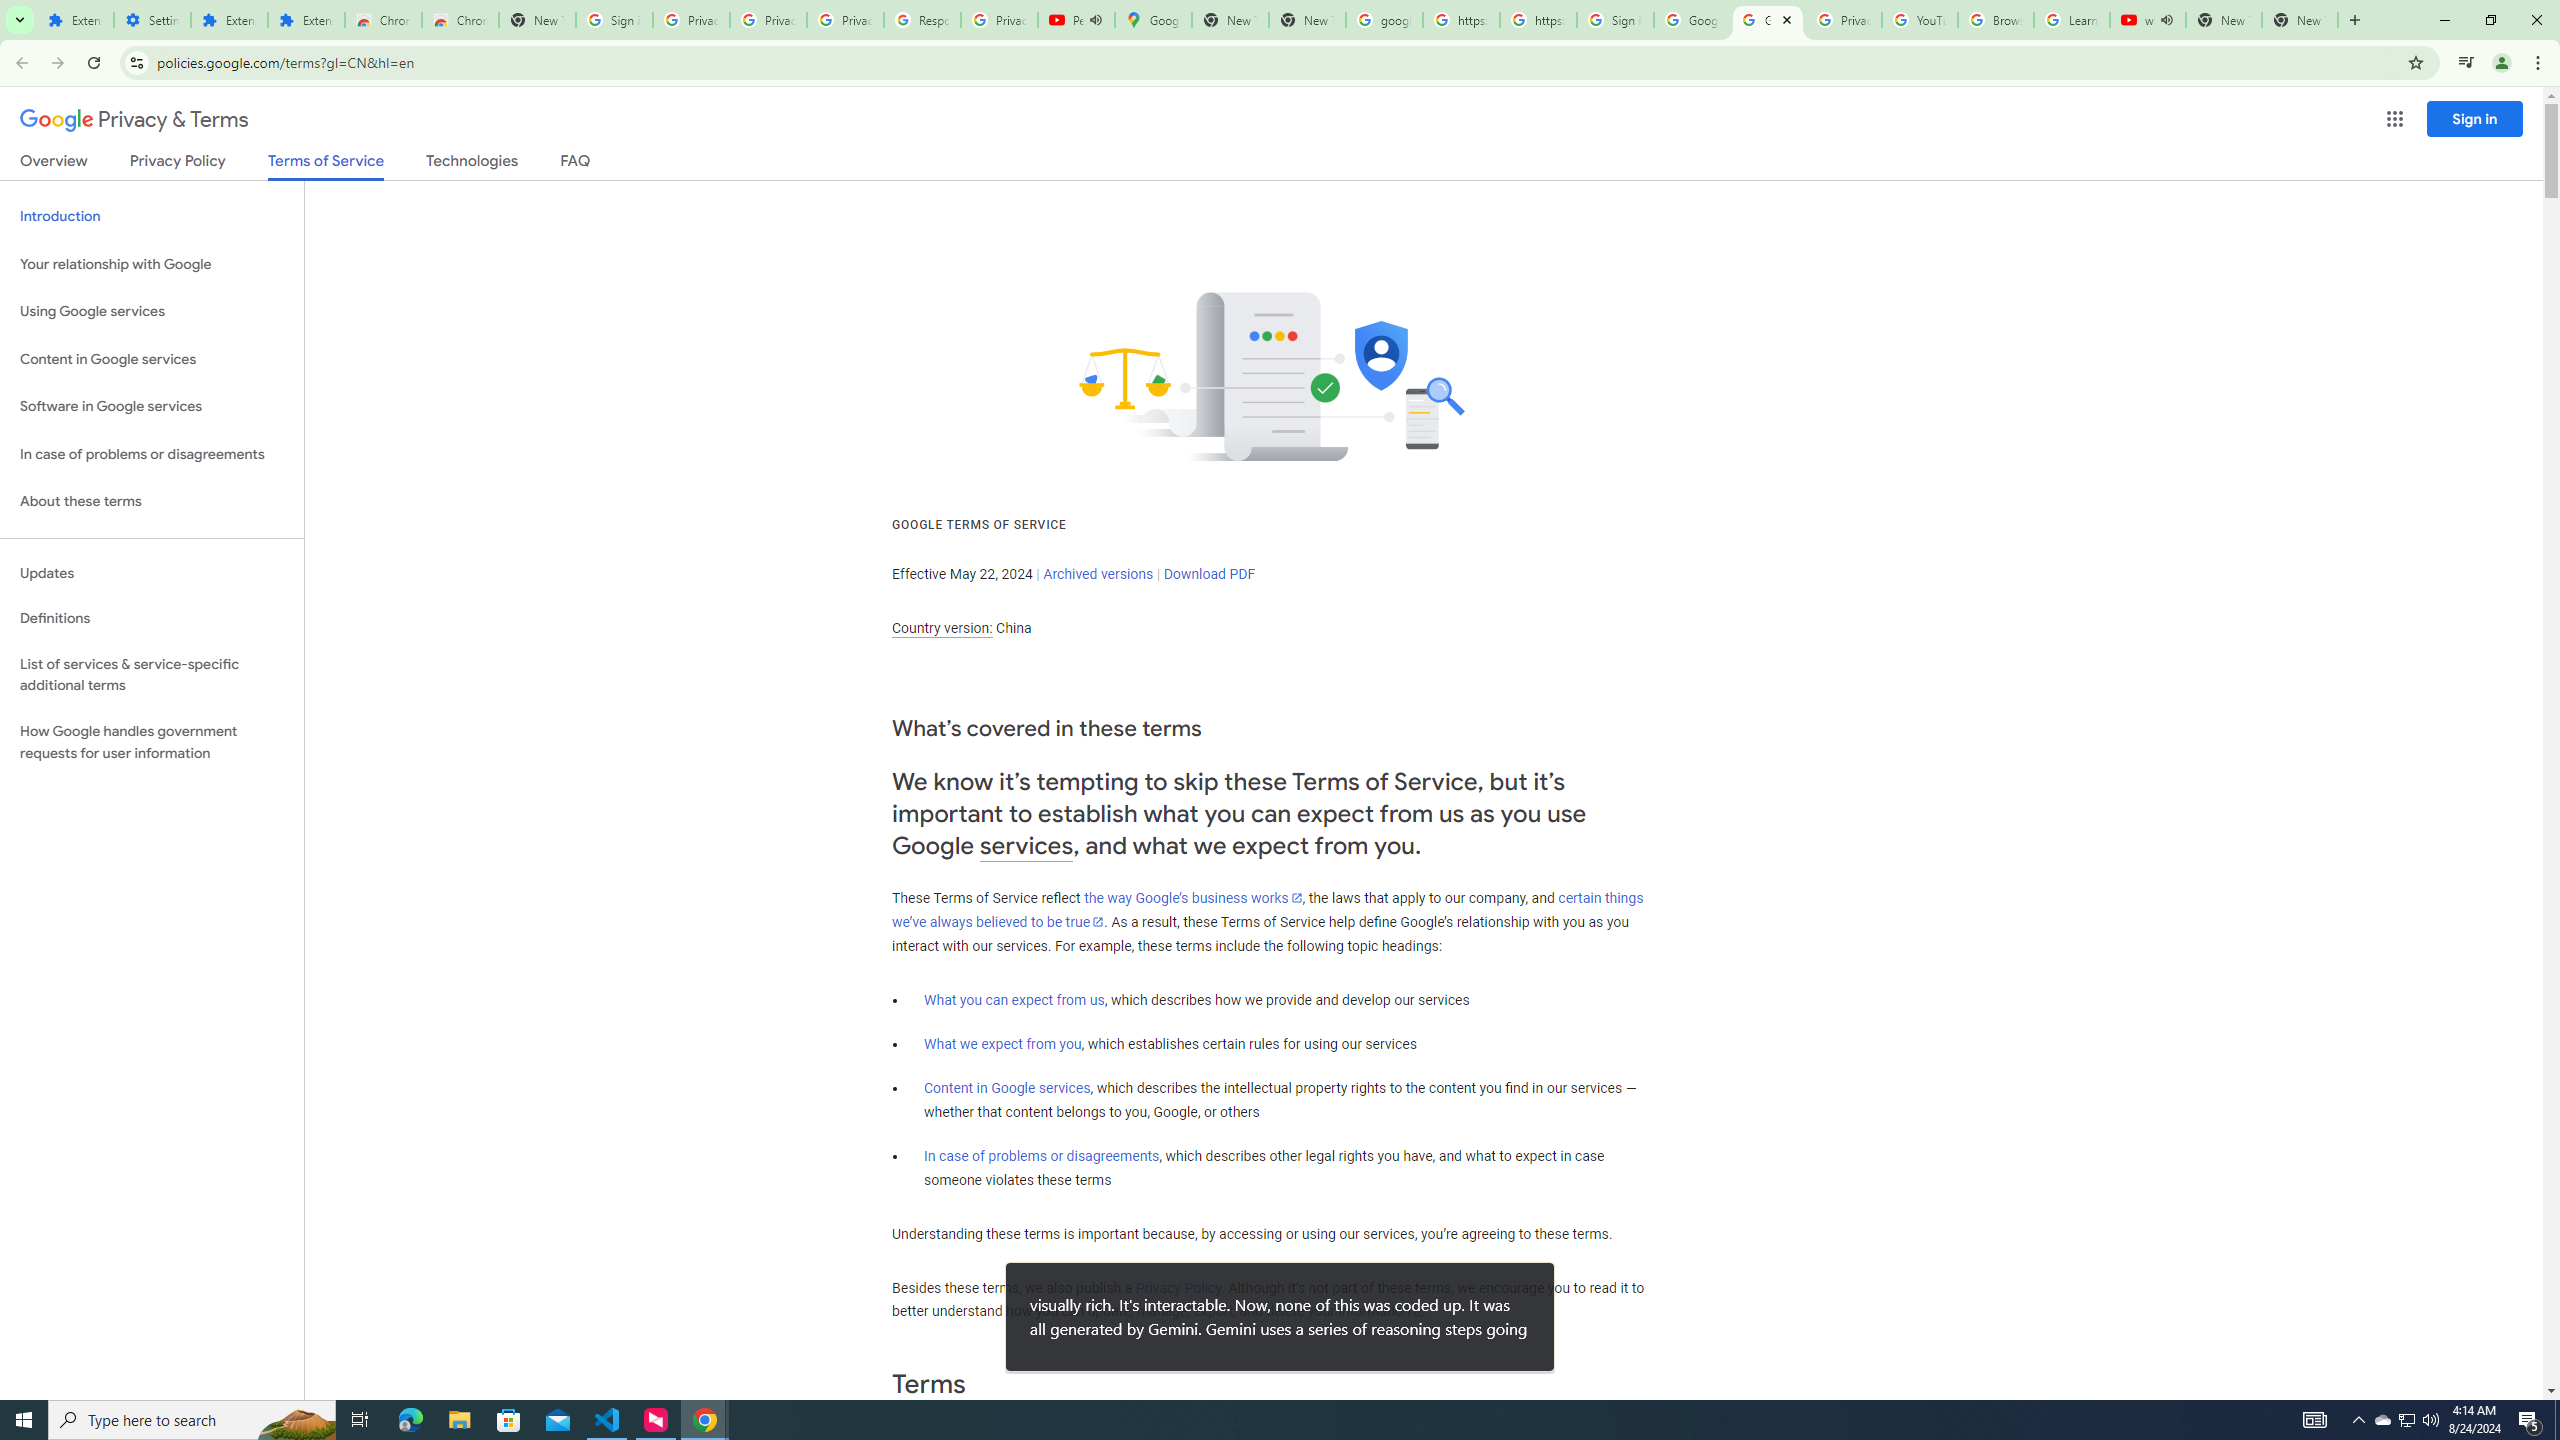 This screenshot has height=1440, width=2560. What do you see at coordinates (305, 19) in the screenshot?
I see `'Extensions'` at bounding box center [305, 19].